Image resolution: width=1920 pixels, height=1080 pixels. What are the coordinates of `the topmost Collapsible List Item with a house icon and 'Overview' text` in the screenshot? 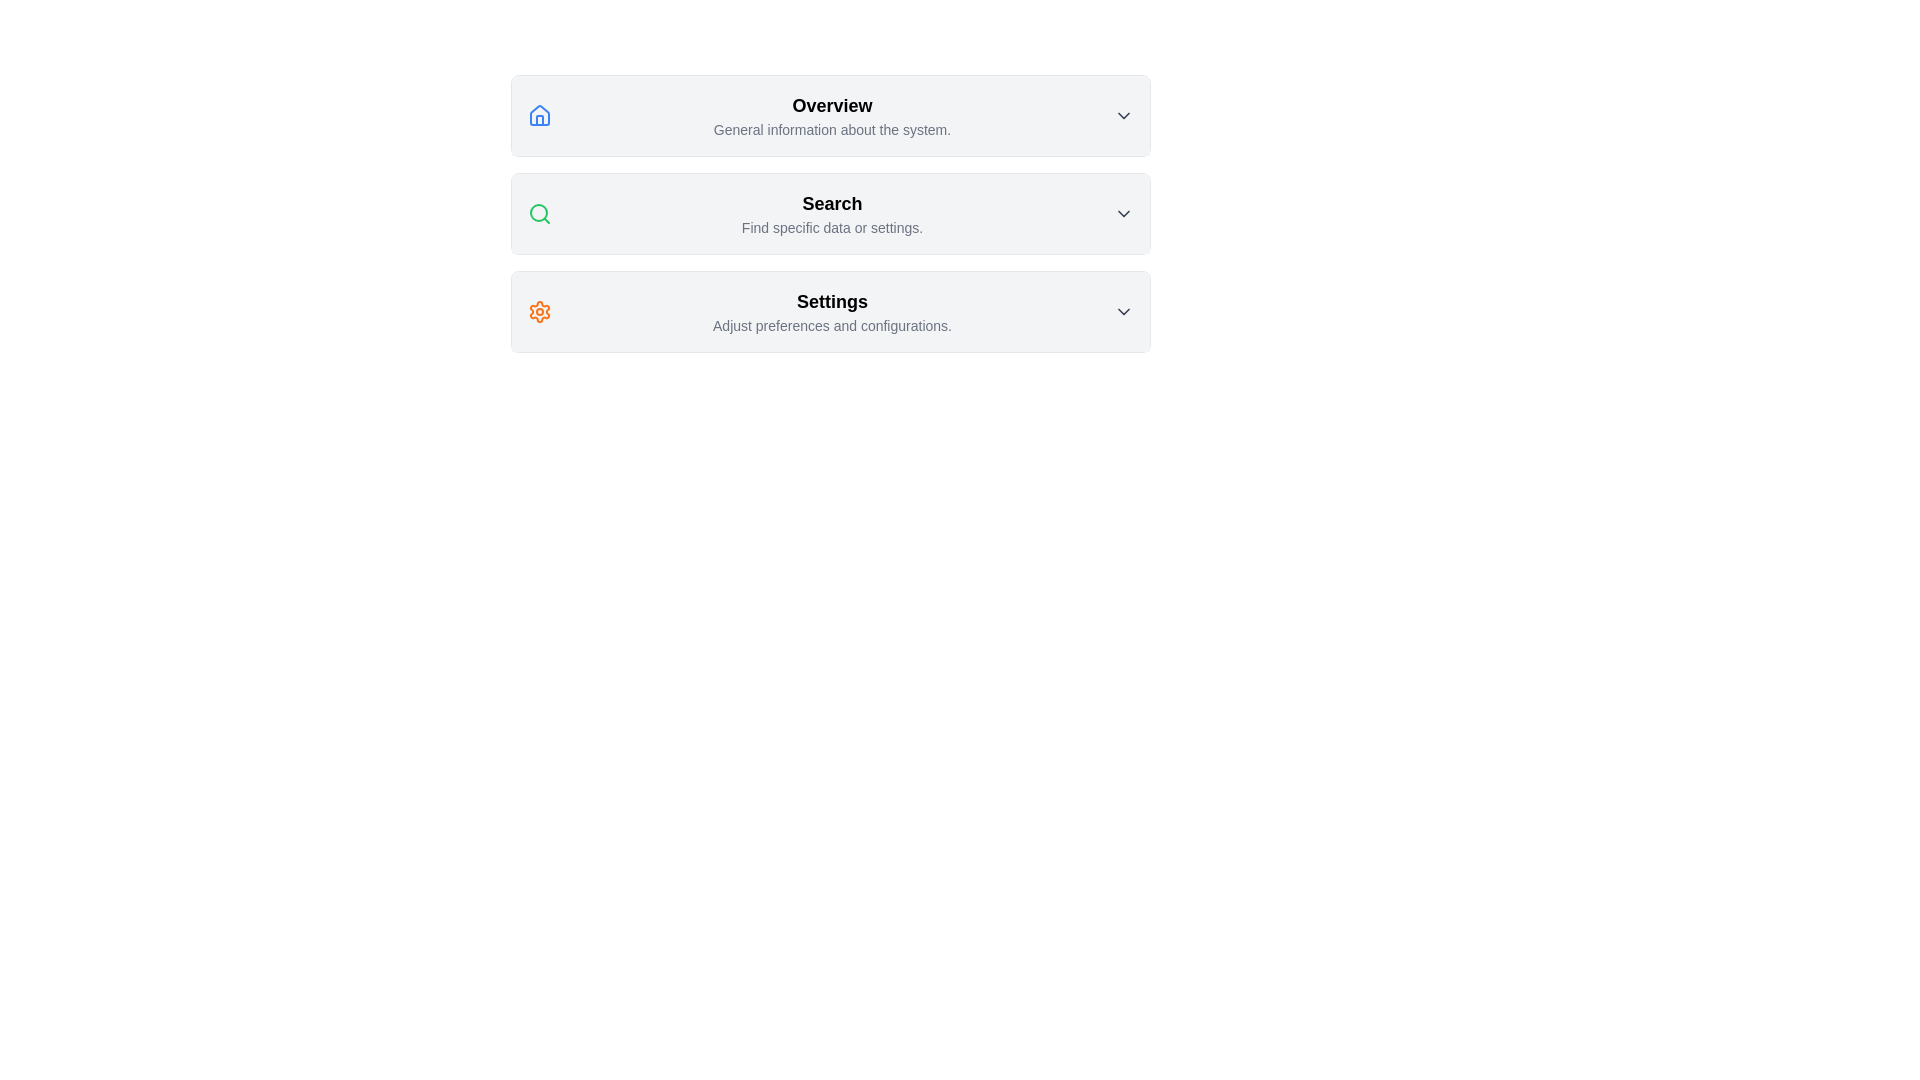 It's located at (830, 115).